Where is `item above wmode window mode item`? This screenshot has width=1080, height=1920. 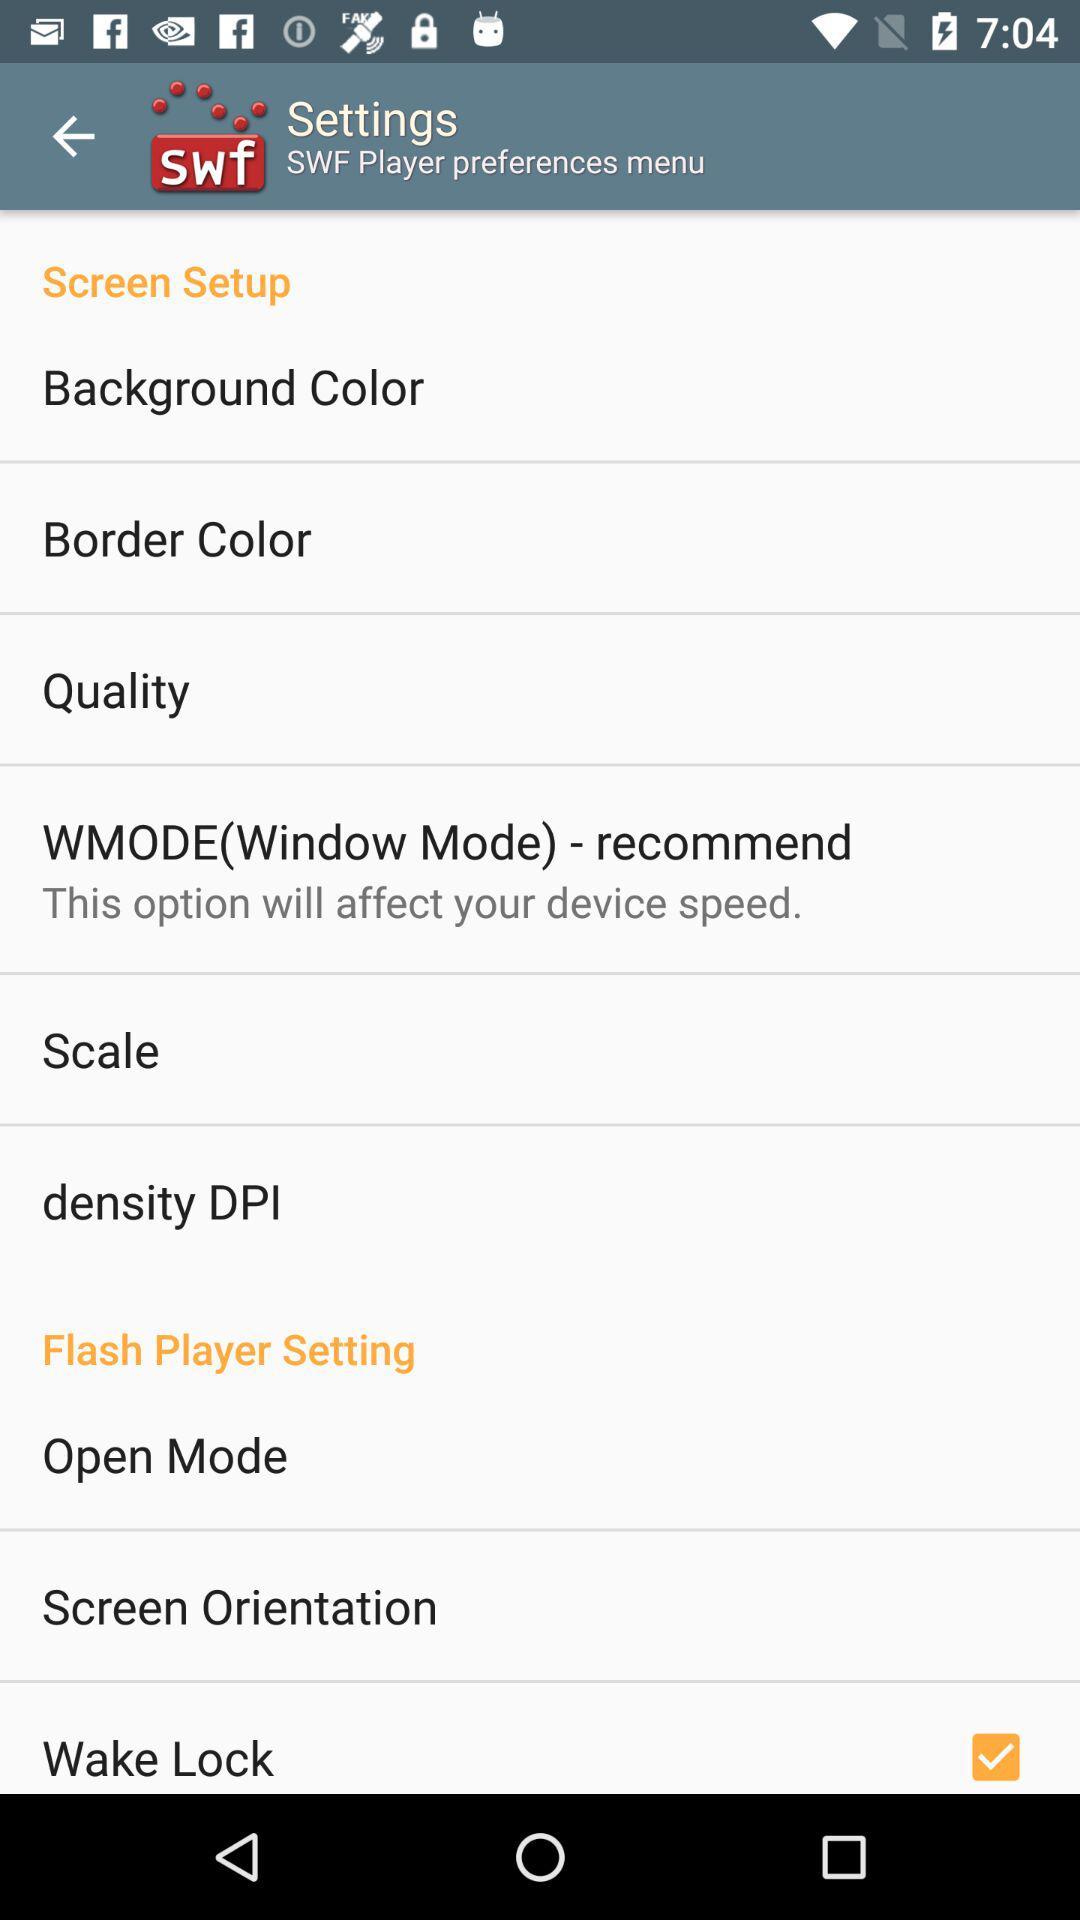
item above wmode window mode item is located at coordinates (115, 689).